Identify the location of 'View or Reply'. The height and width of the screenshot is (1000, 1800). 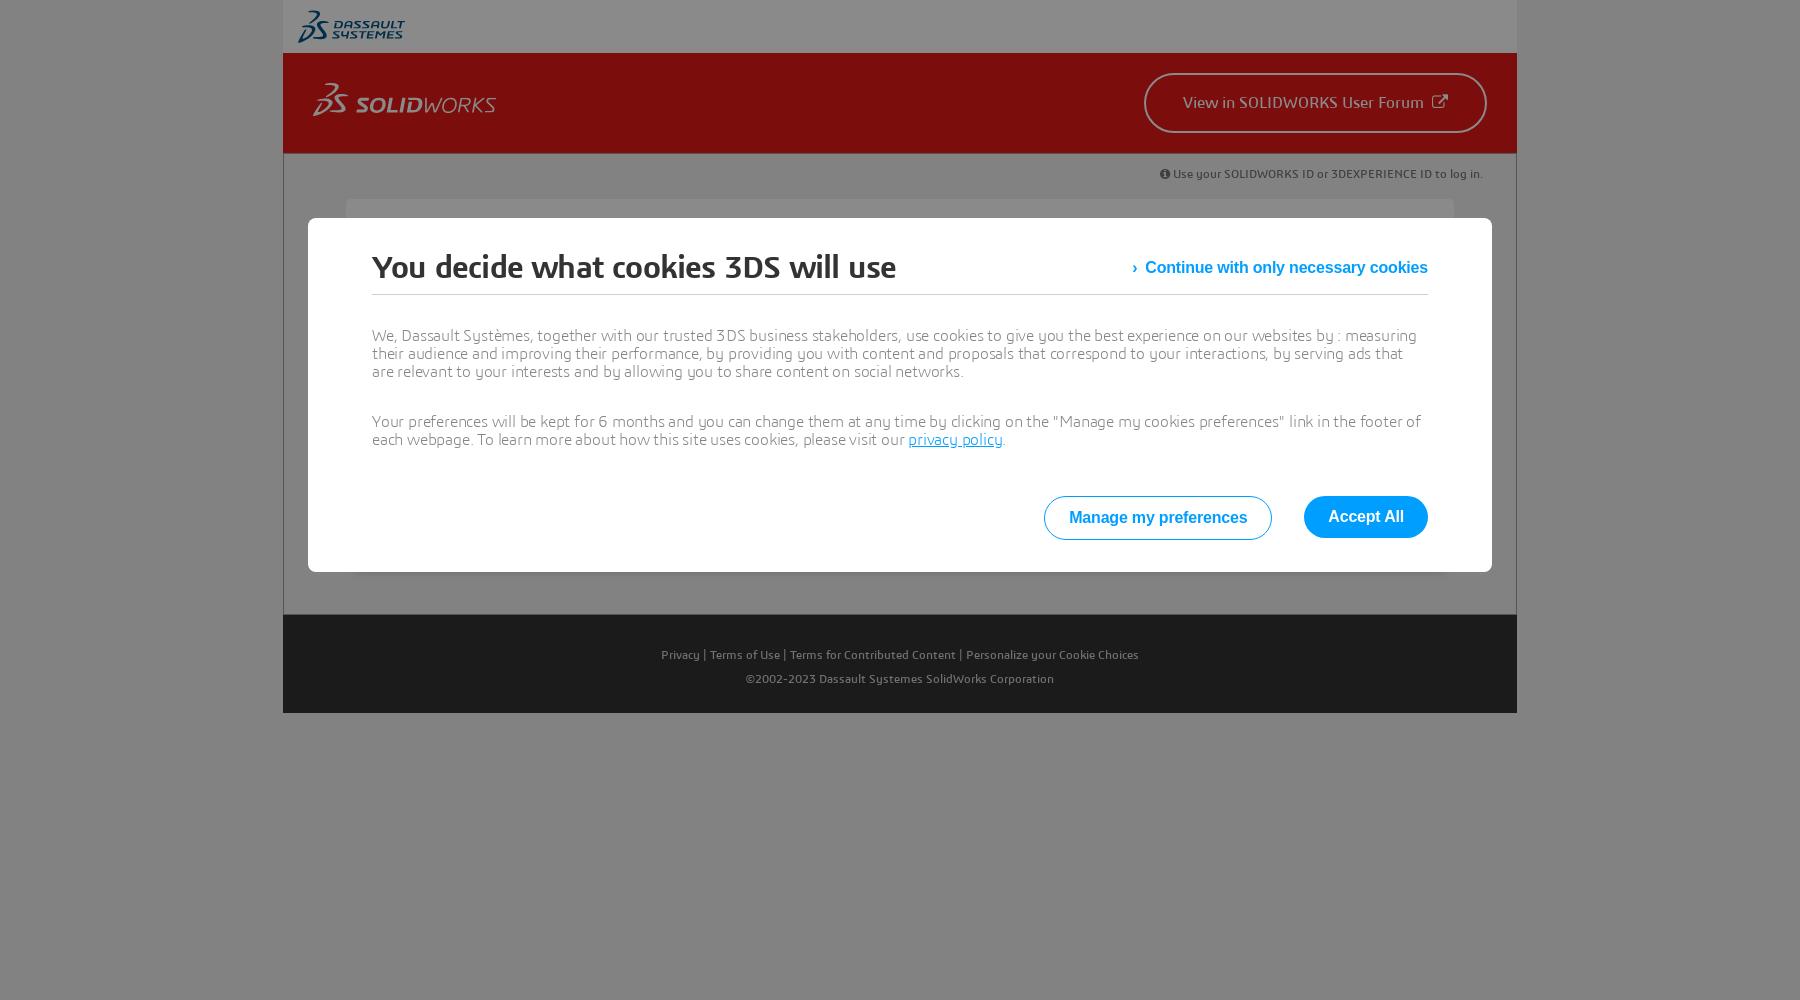
(472, 489).